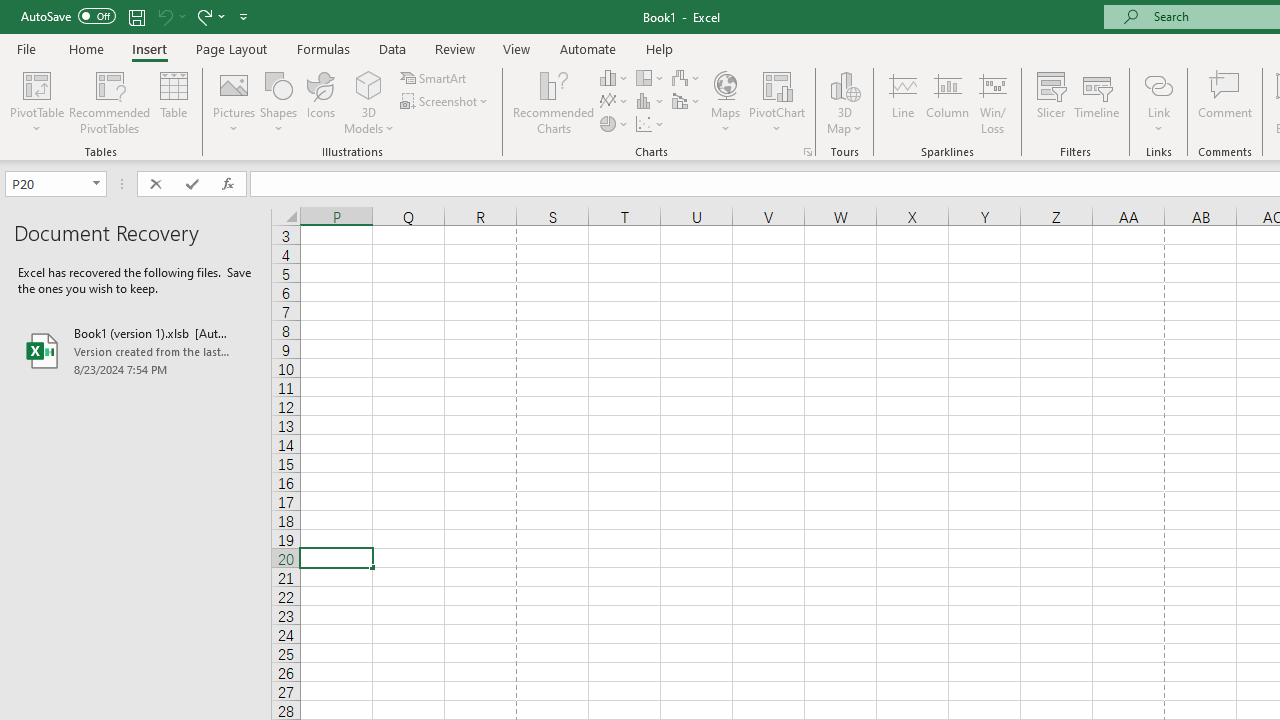  What do you see at coordinates (1096, 103) in the screenshot?
I see `'Timeline'` at bounding box center [1096, 103].